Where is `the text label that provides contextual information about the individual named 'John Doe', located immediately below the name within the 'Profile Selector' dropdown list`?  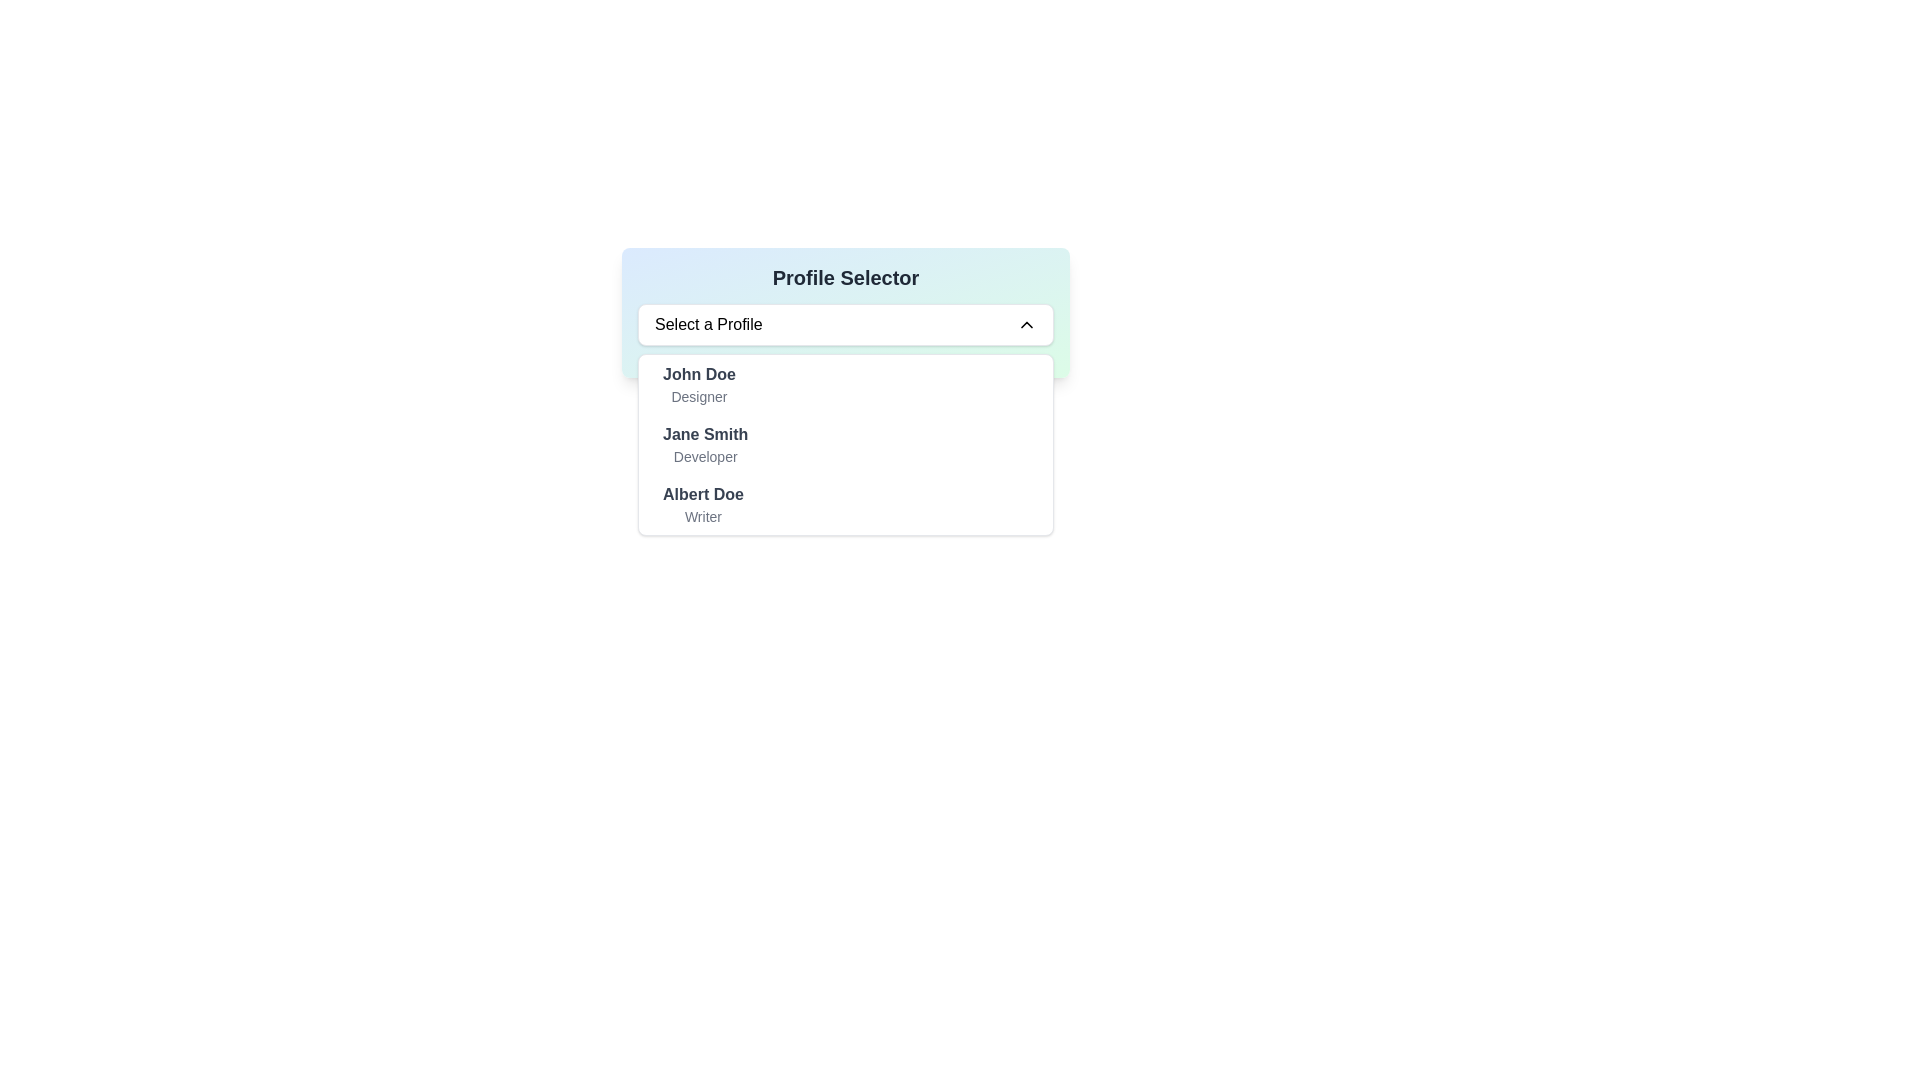
the text label that provides contextual information about the individual named 'John Doe', located immediately below the name within the 'Profile Selector' dropdown list is located at coordinates (699, 397).